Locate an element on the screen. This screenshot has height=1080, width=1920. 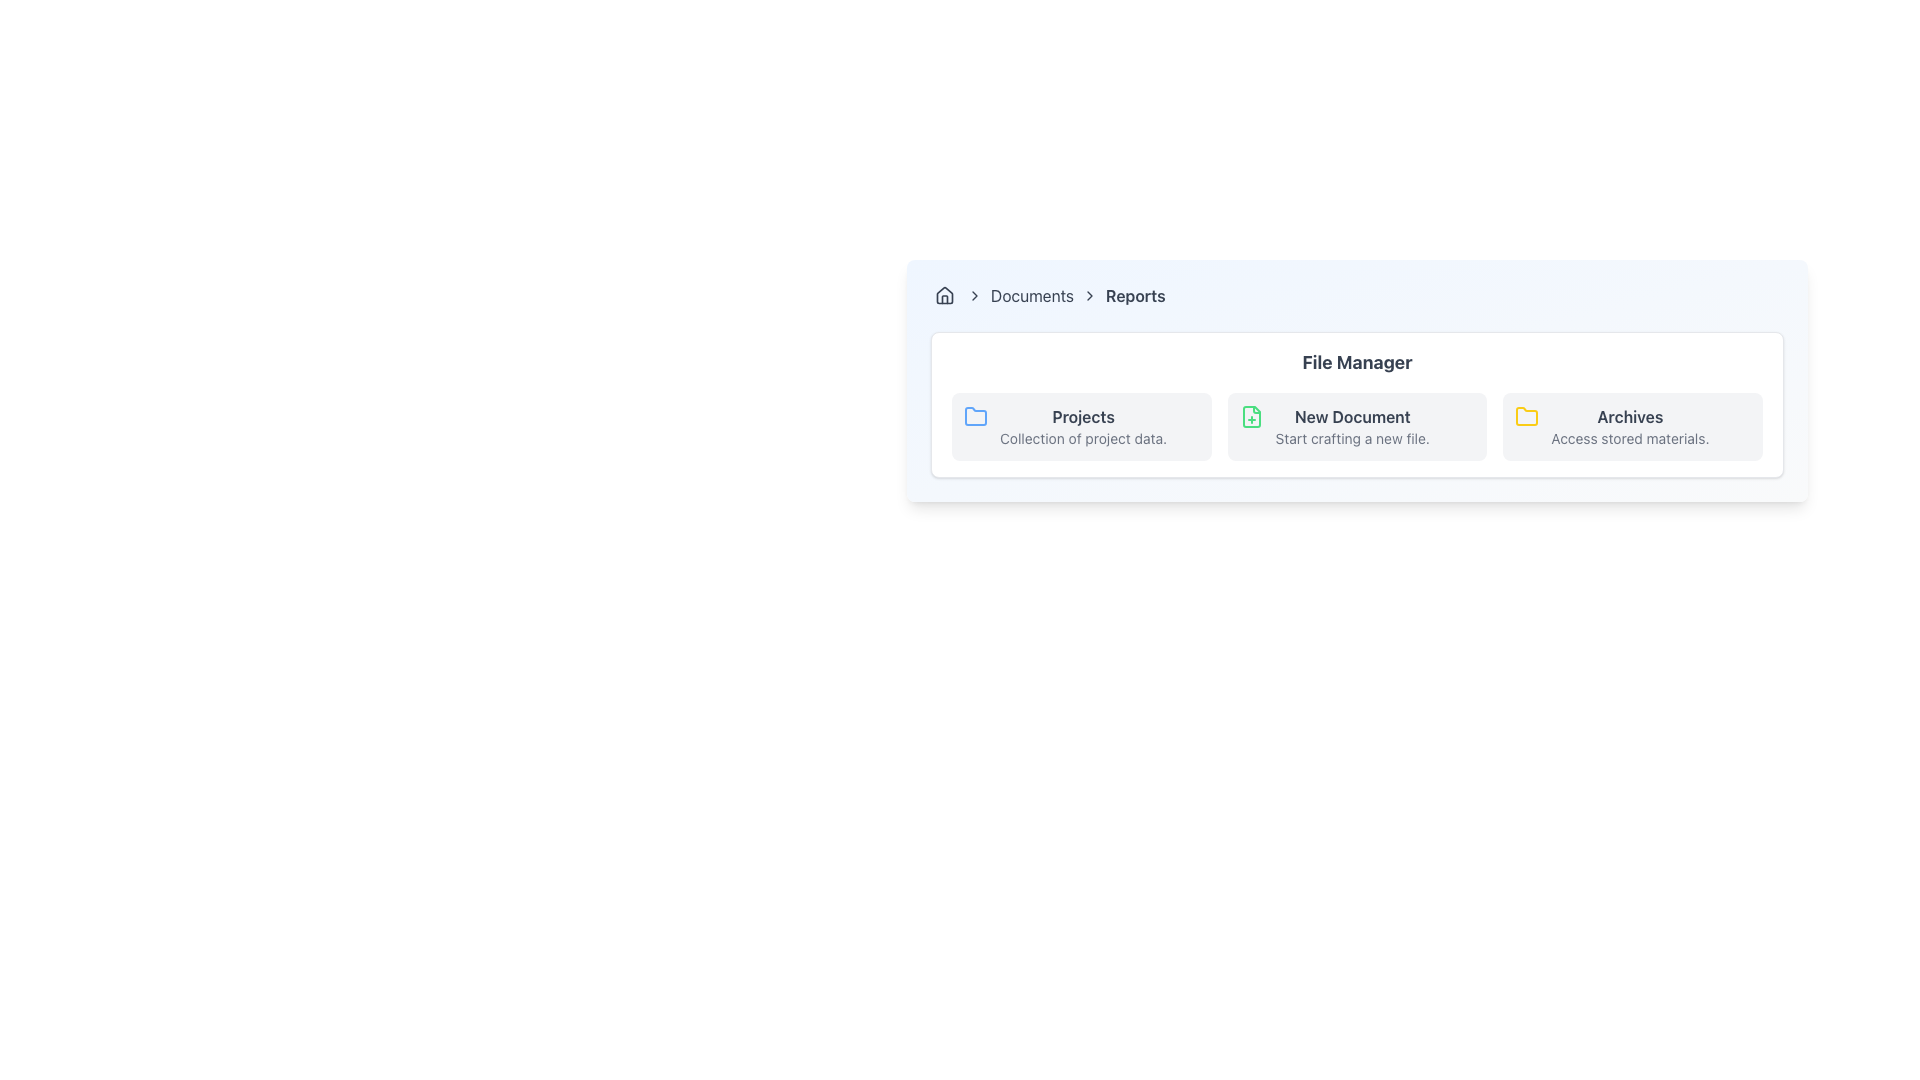
the 'Archives' Icon located on the left side of the 'Archives' section in the File Manager, adjacent to the text 'Archives' and 'Access stored materials.' is located at coordinates (1526, 415).